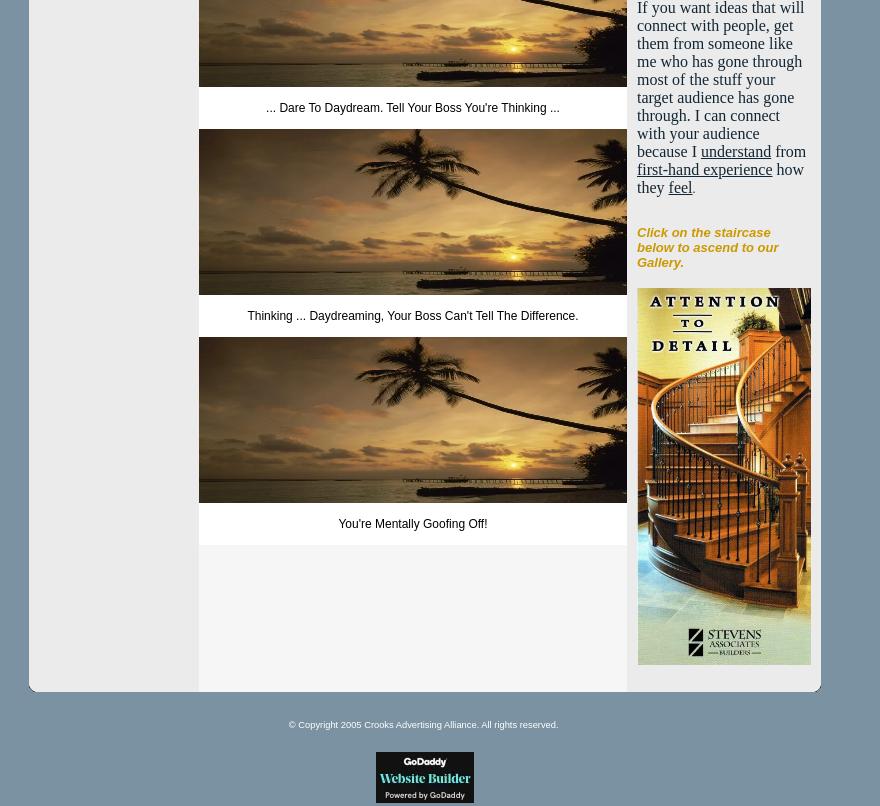 The height and width of the screenshot is (806, 880). What do you see at coordinates (637, 169) in the screenshot?
I see `'first-hand experience'` at bounding box center [637, 169].